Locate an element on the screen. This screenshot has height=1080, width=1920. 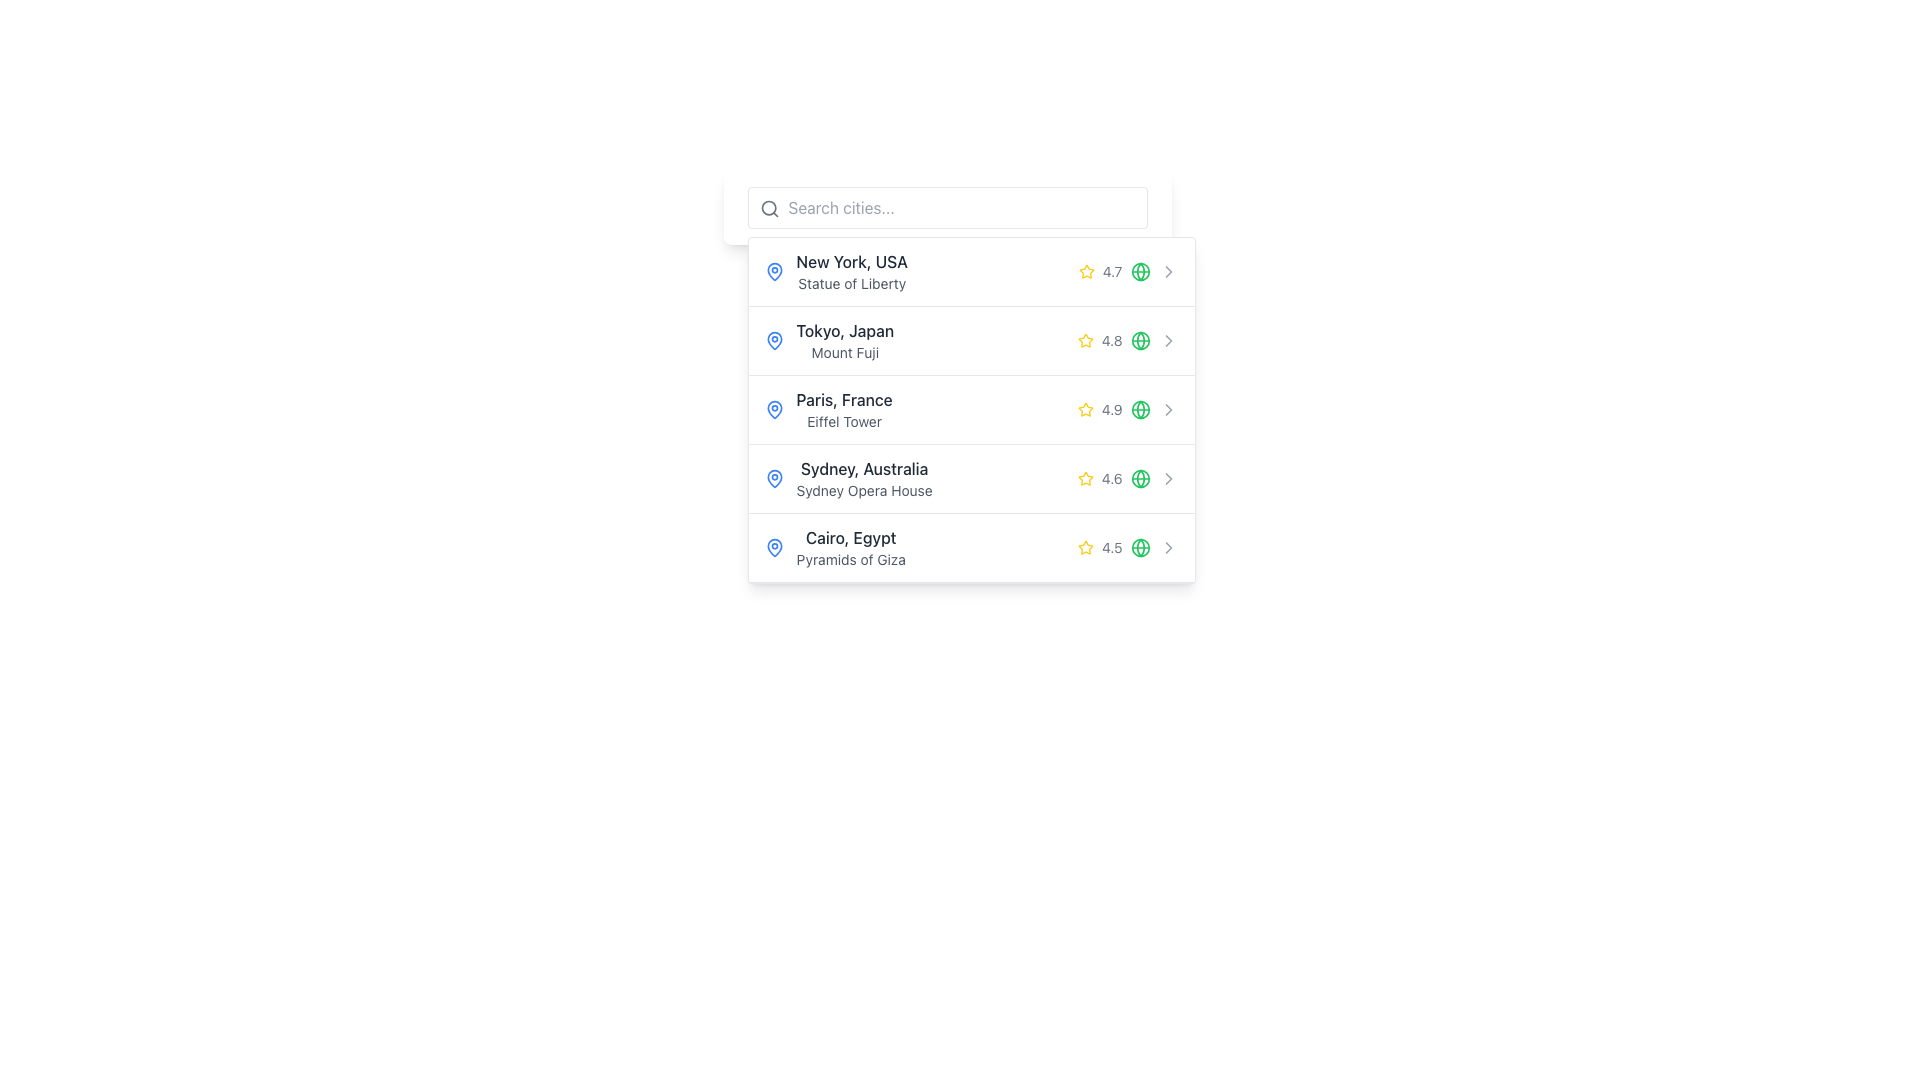
the hollow circular graphic element defined by a stroke, which is part of the magnifying glass icon located at the left side of the search input box is located at coordinates (767, 208).